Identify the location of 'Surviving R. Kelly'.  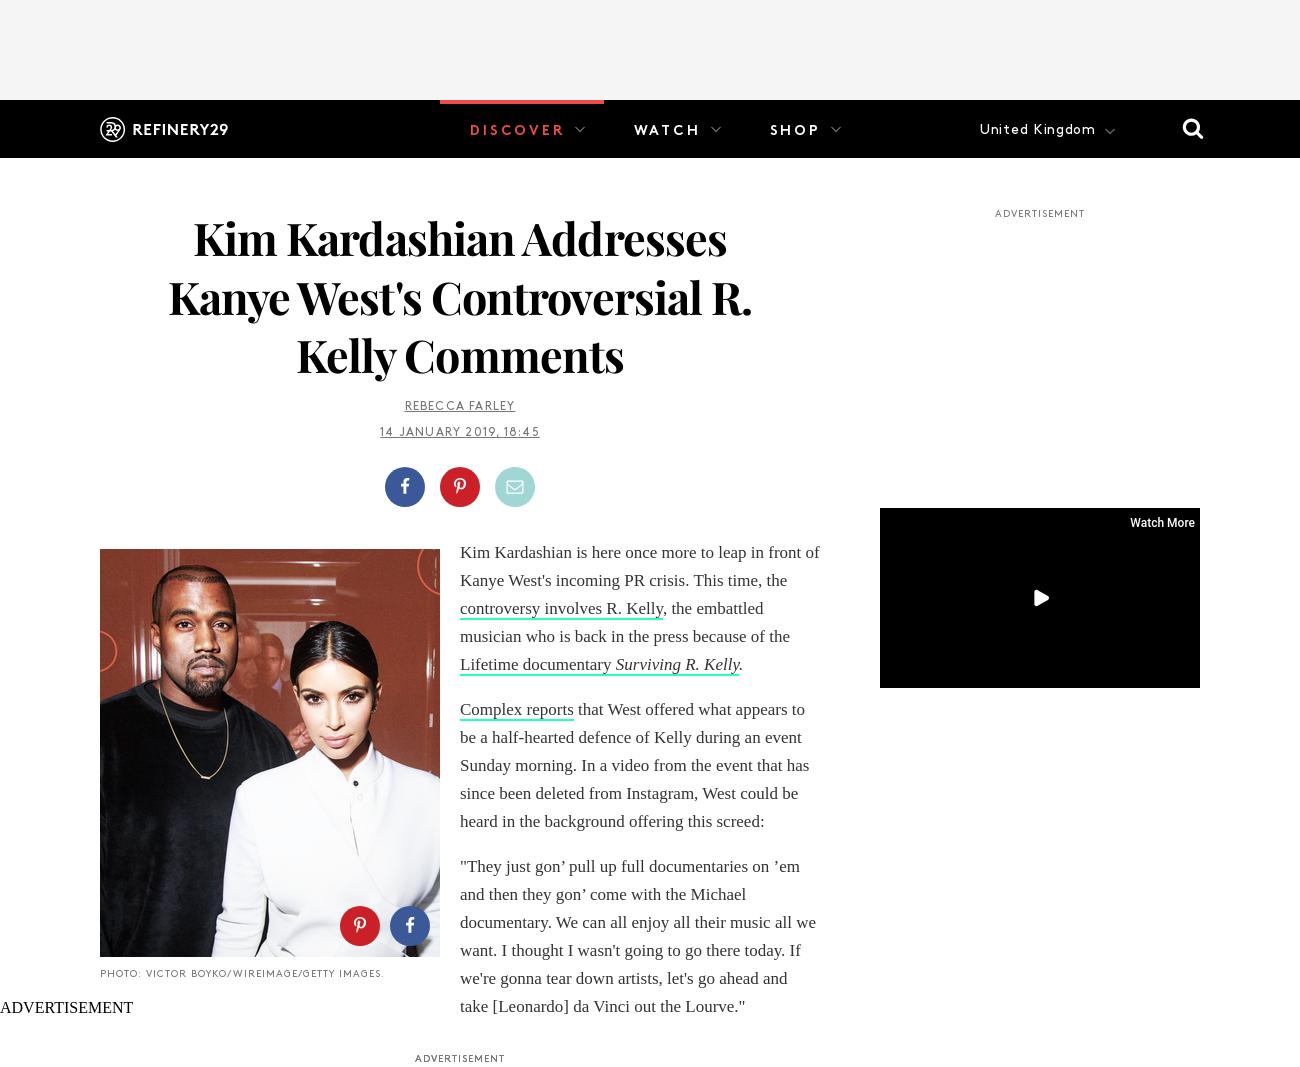
(615, 663).